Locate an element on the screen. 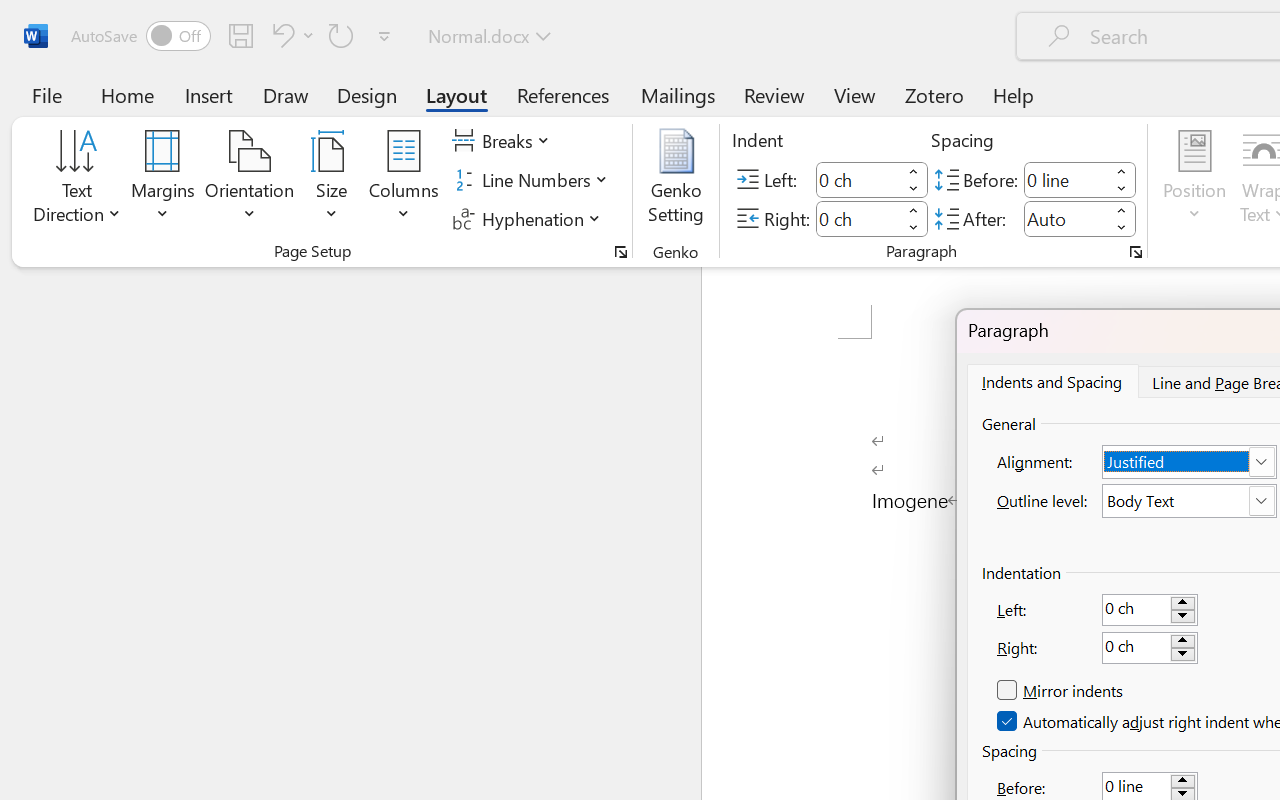  'Text Direction' is located at coordinates (77, 179).